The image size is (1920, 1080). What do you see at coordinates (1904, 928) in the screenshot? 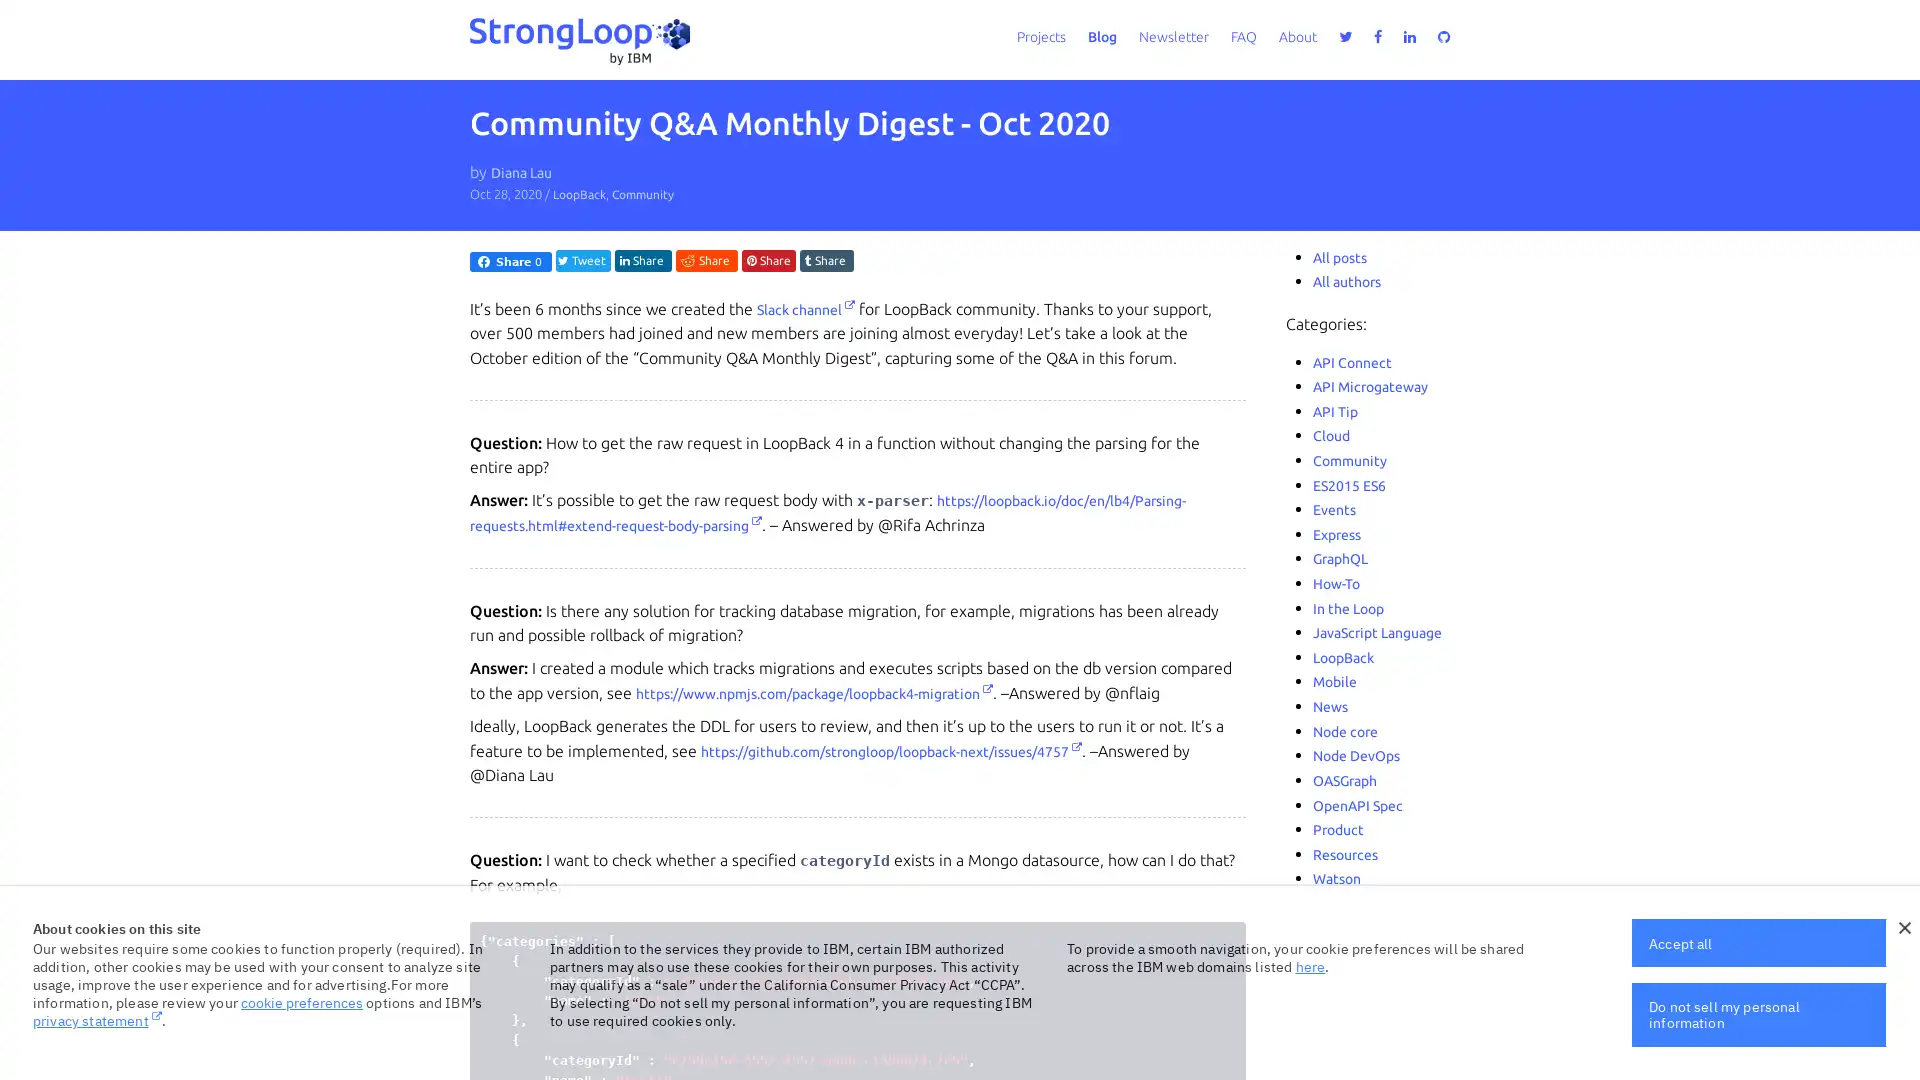
I see `close icon` at bounding box center [1904, 928].